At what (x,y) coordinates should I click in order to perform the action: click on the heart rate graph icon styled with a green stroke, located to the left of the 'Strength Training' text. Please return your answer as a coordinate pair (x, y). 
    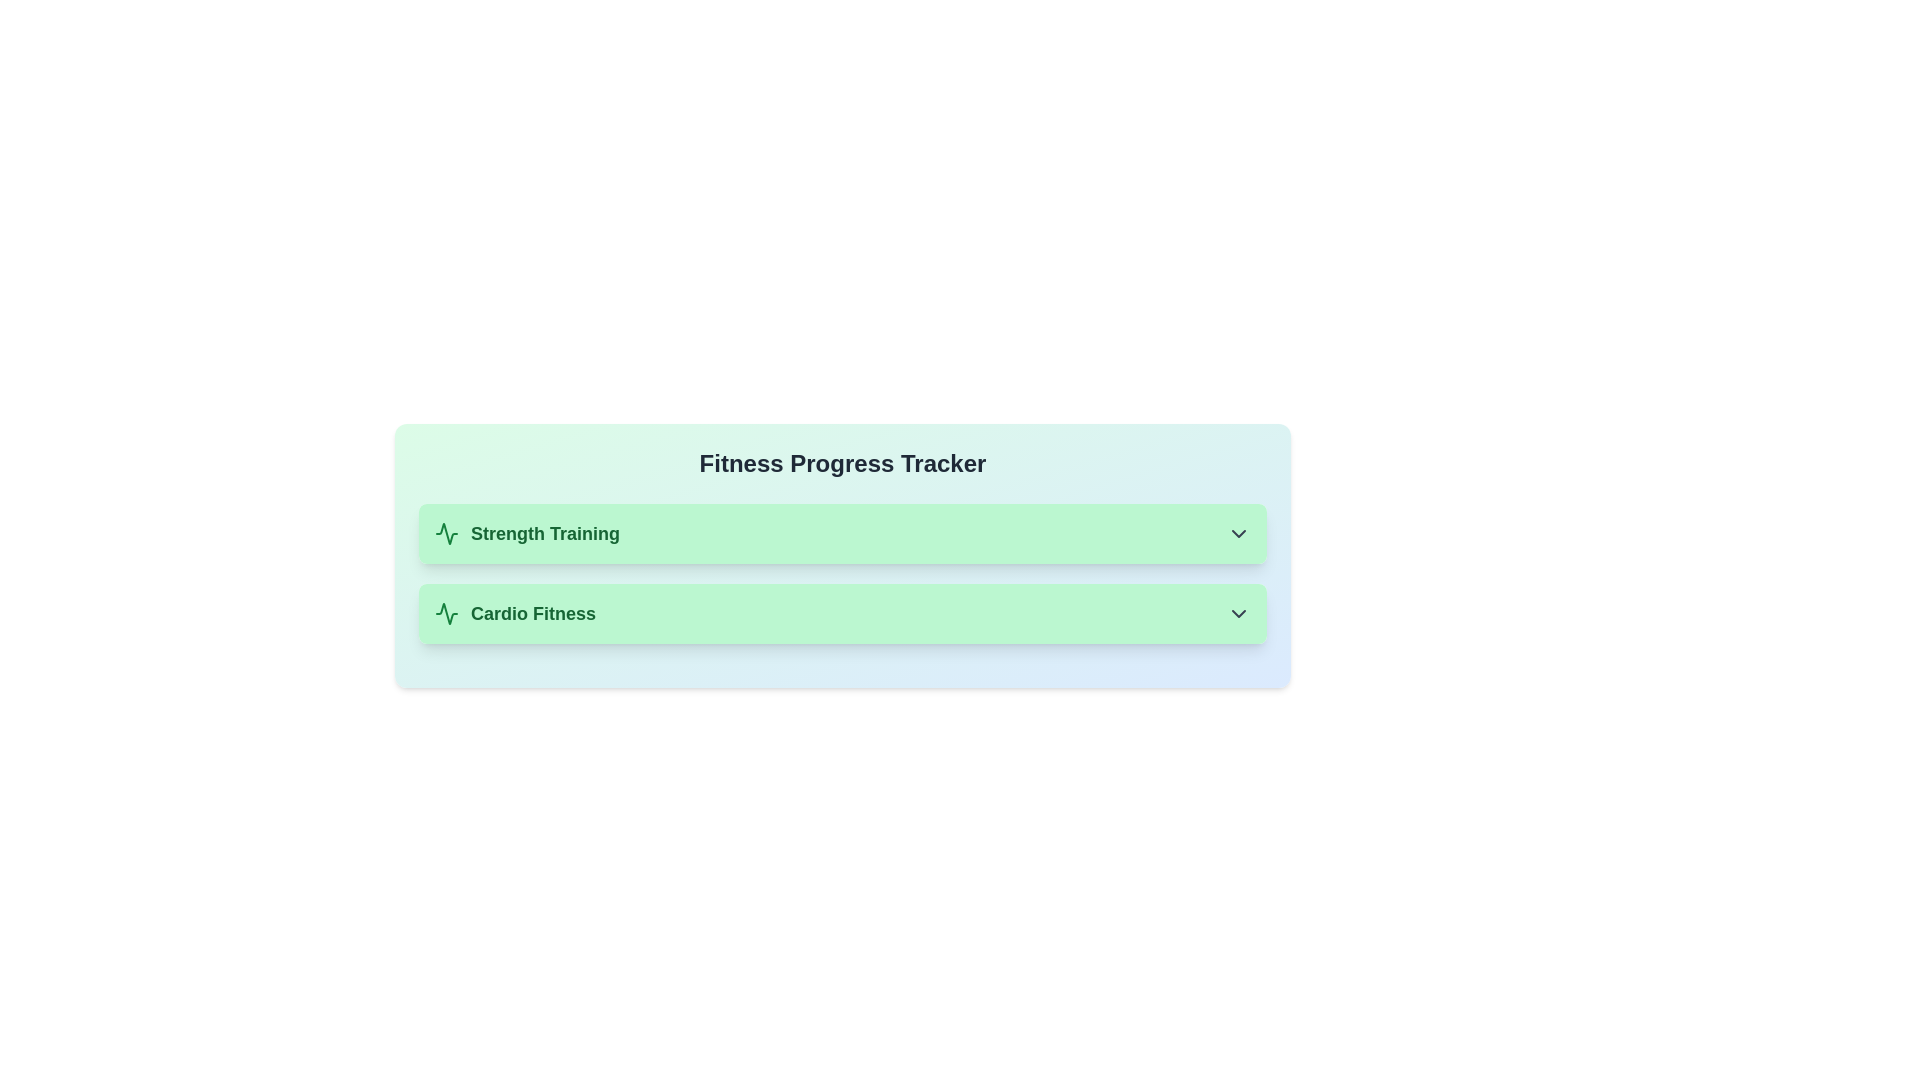
    Looking at the image, I should click on (445, 532).